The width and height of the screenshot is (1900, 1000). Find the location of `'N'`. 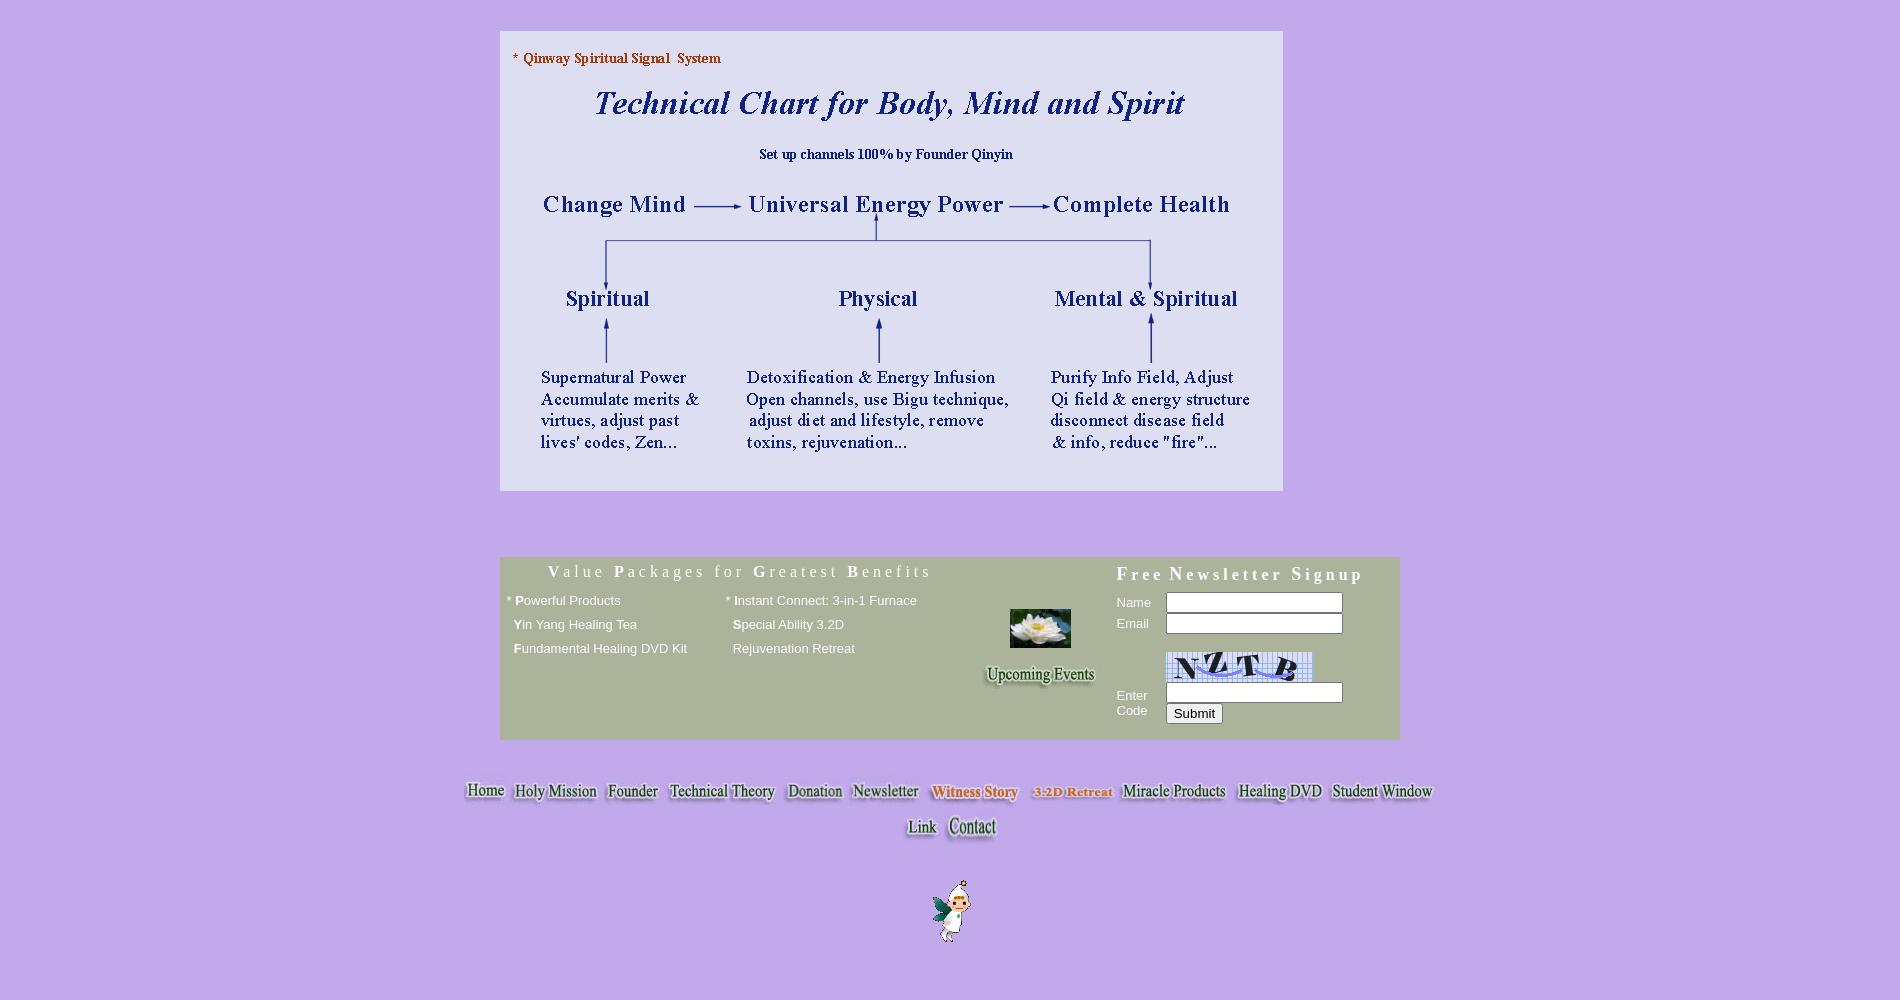

'N' is located at coordinates (1170, 573).